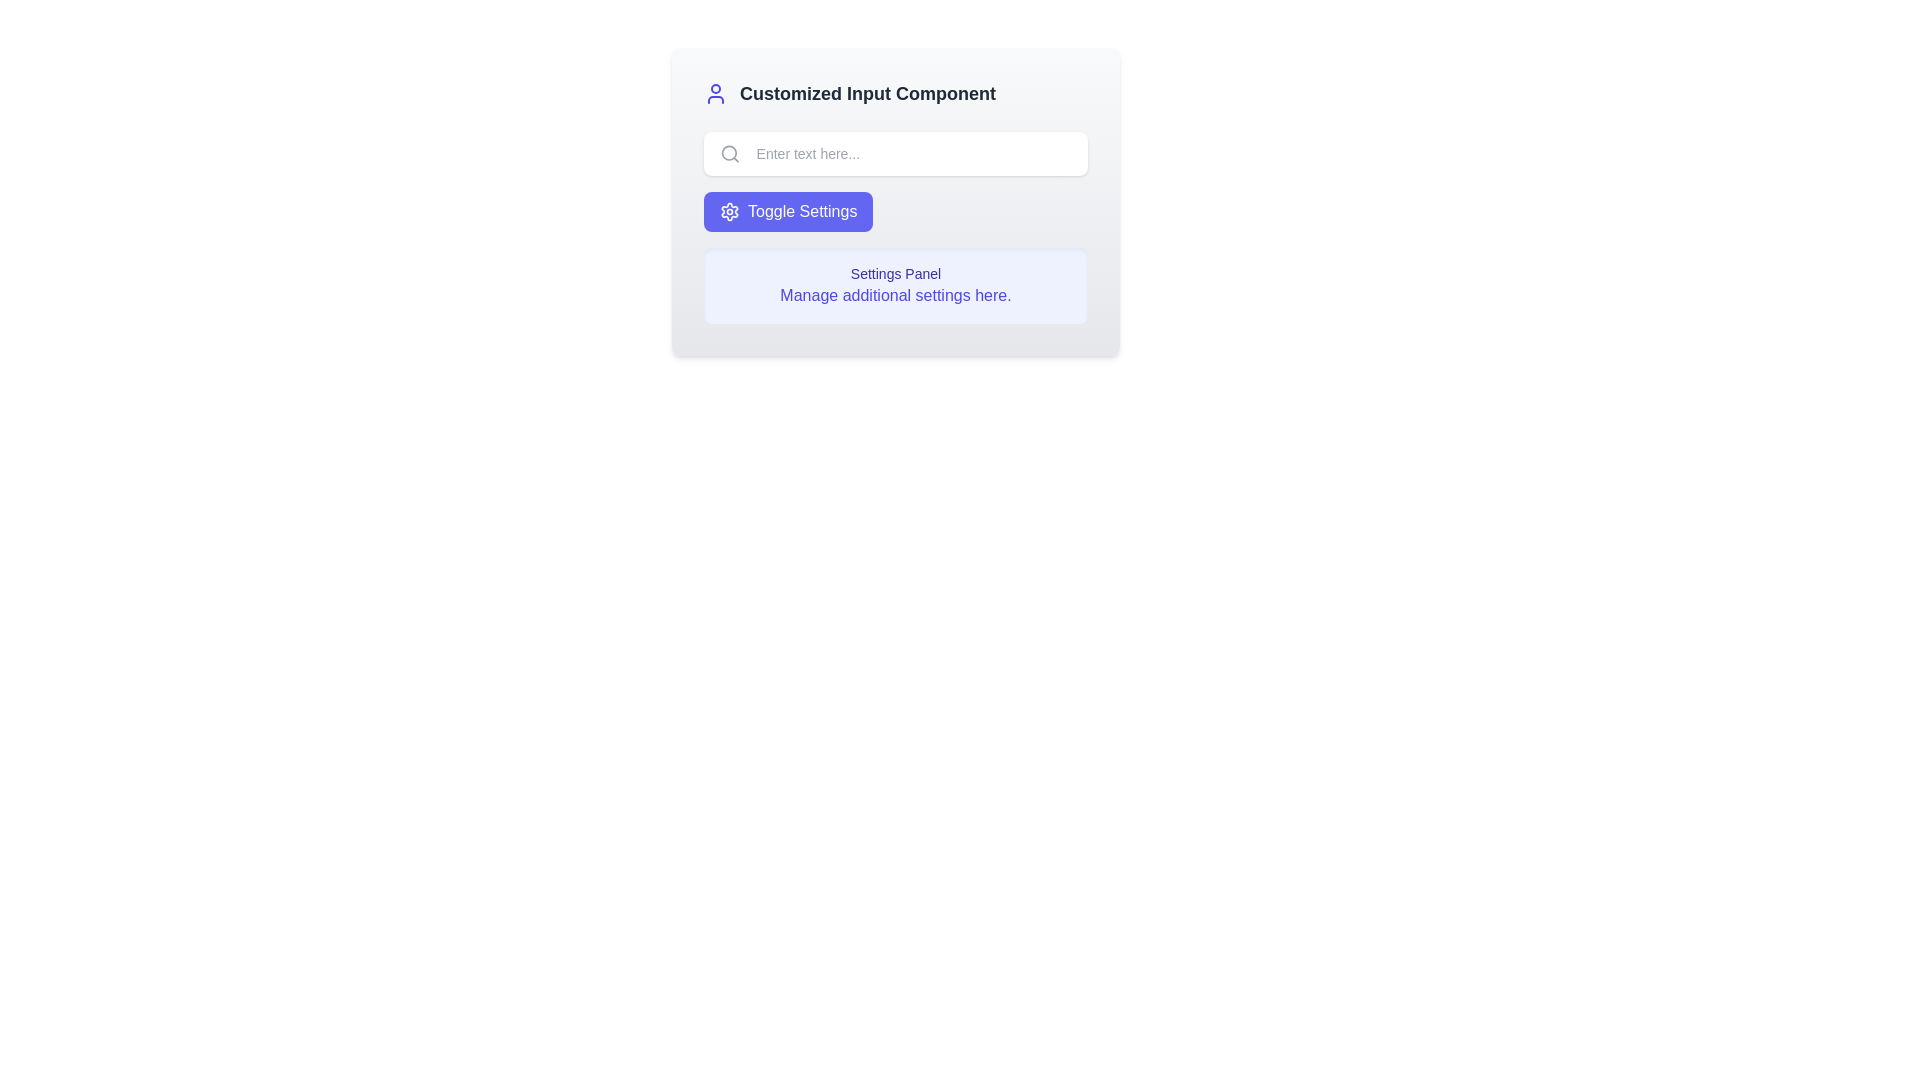 The height and width of the screenshot is (1080, 1920). I want to click on the user profile SVG icon located to the left of the 'Customized Input Component' text by moving the cursor to it, so click(715, 93).